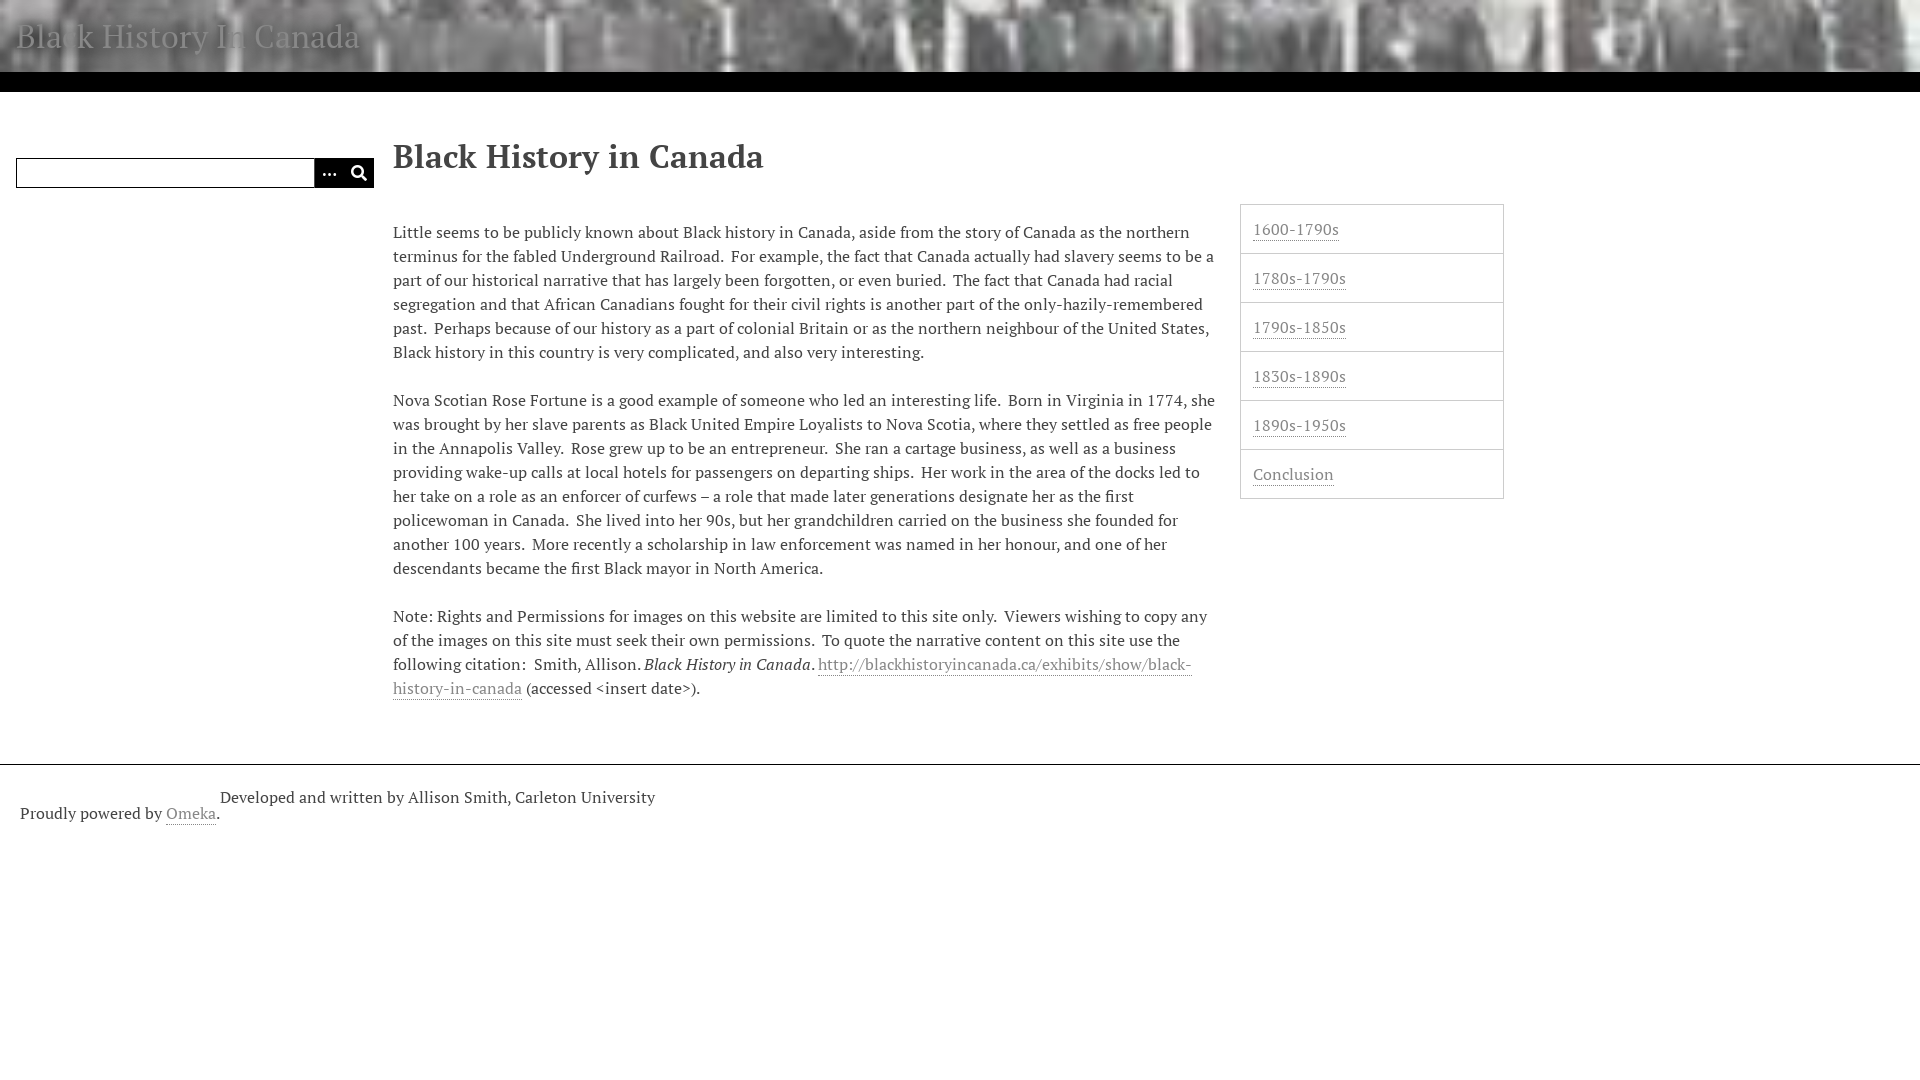 This screenshot has height=1080, width=1920. Describe the element at coordinates (1299, 278) in the screenshot. I see `'1780s-1790s'` at that location.